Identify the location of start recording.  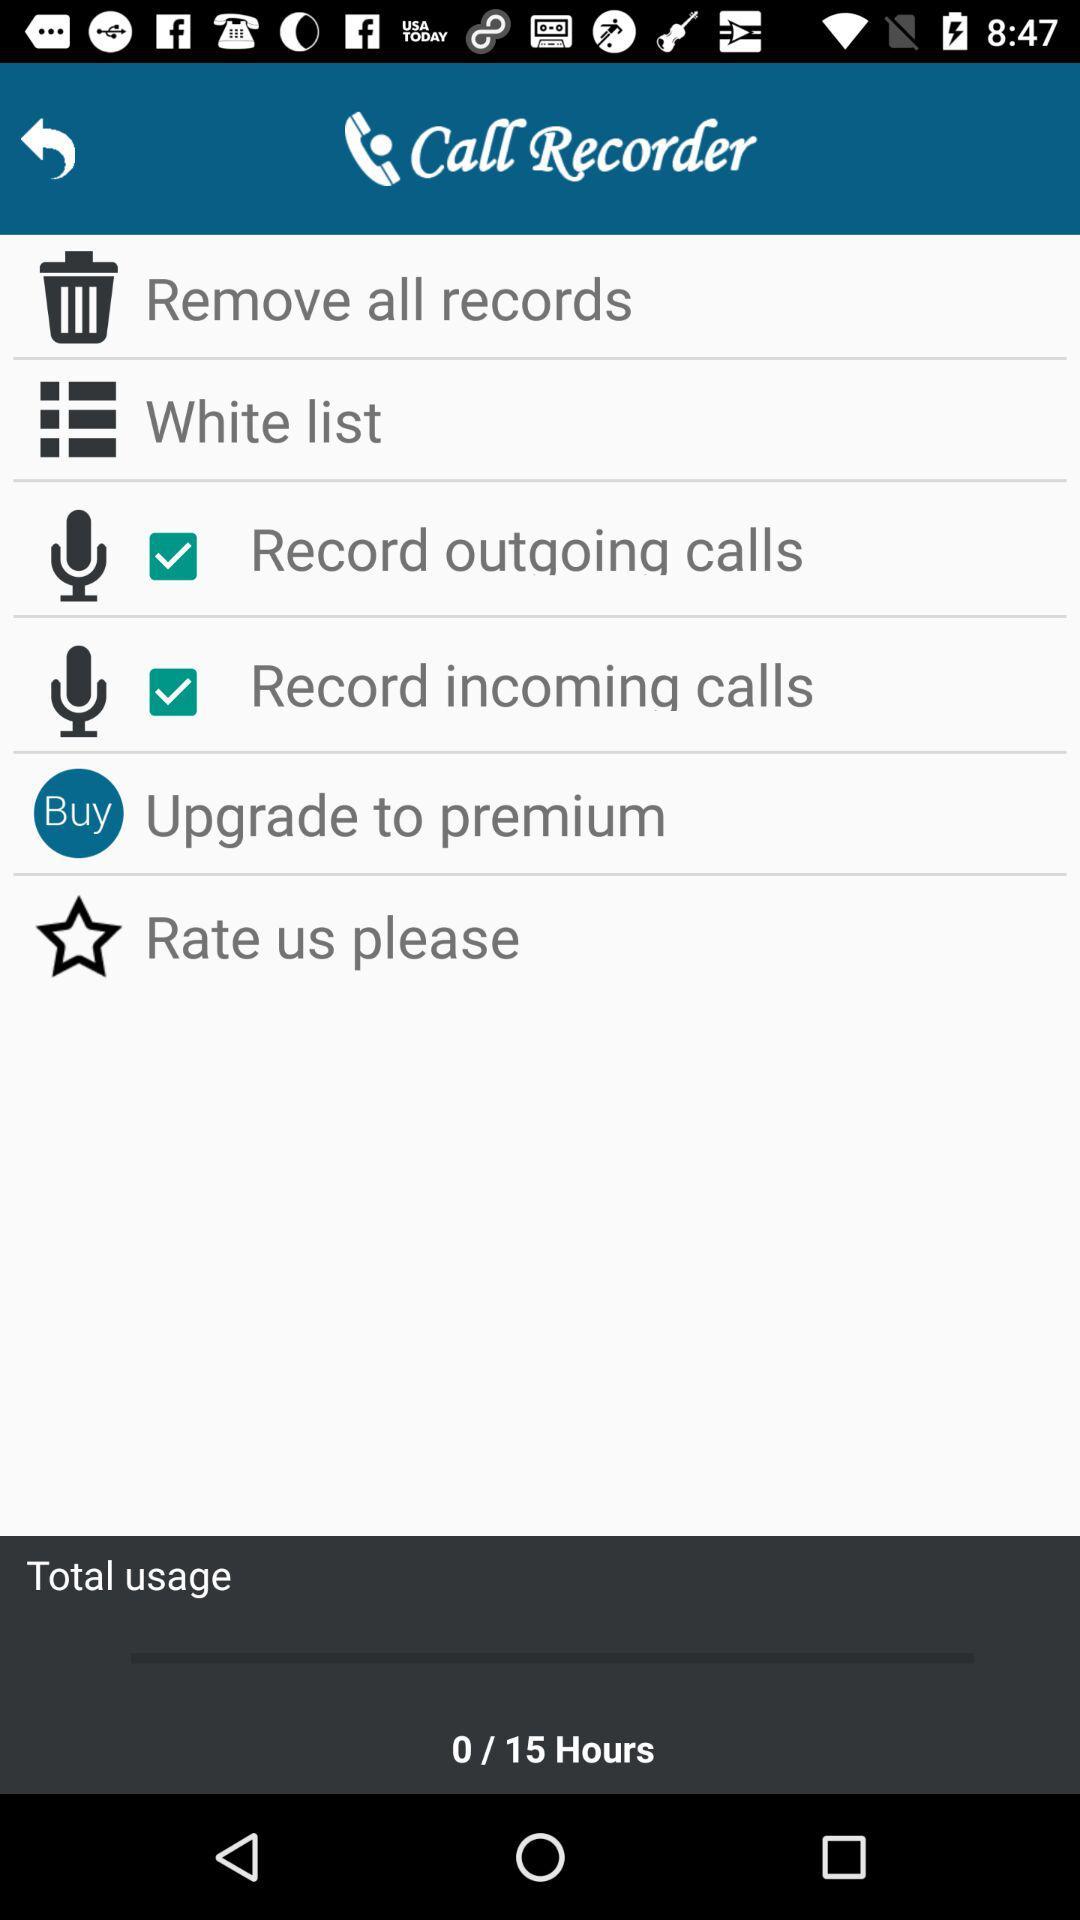
(77, 691).